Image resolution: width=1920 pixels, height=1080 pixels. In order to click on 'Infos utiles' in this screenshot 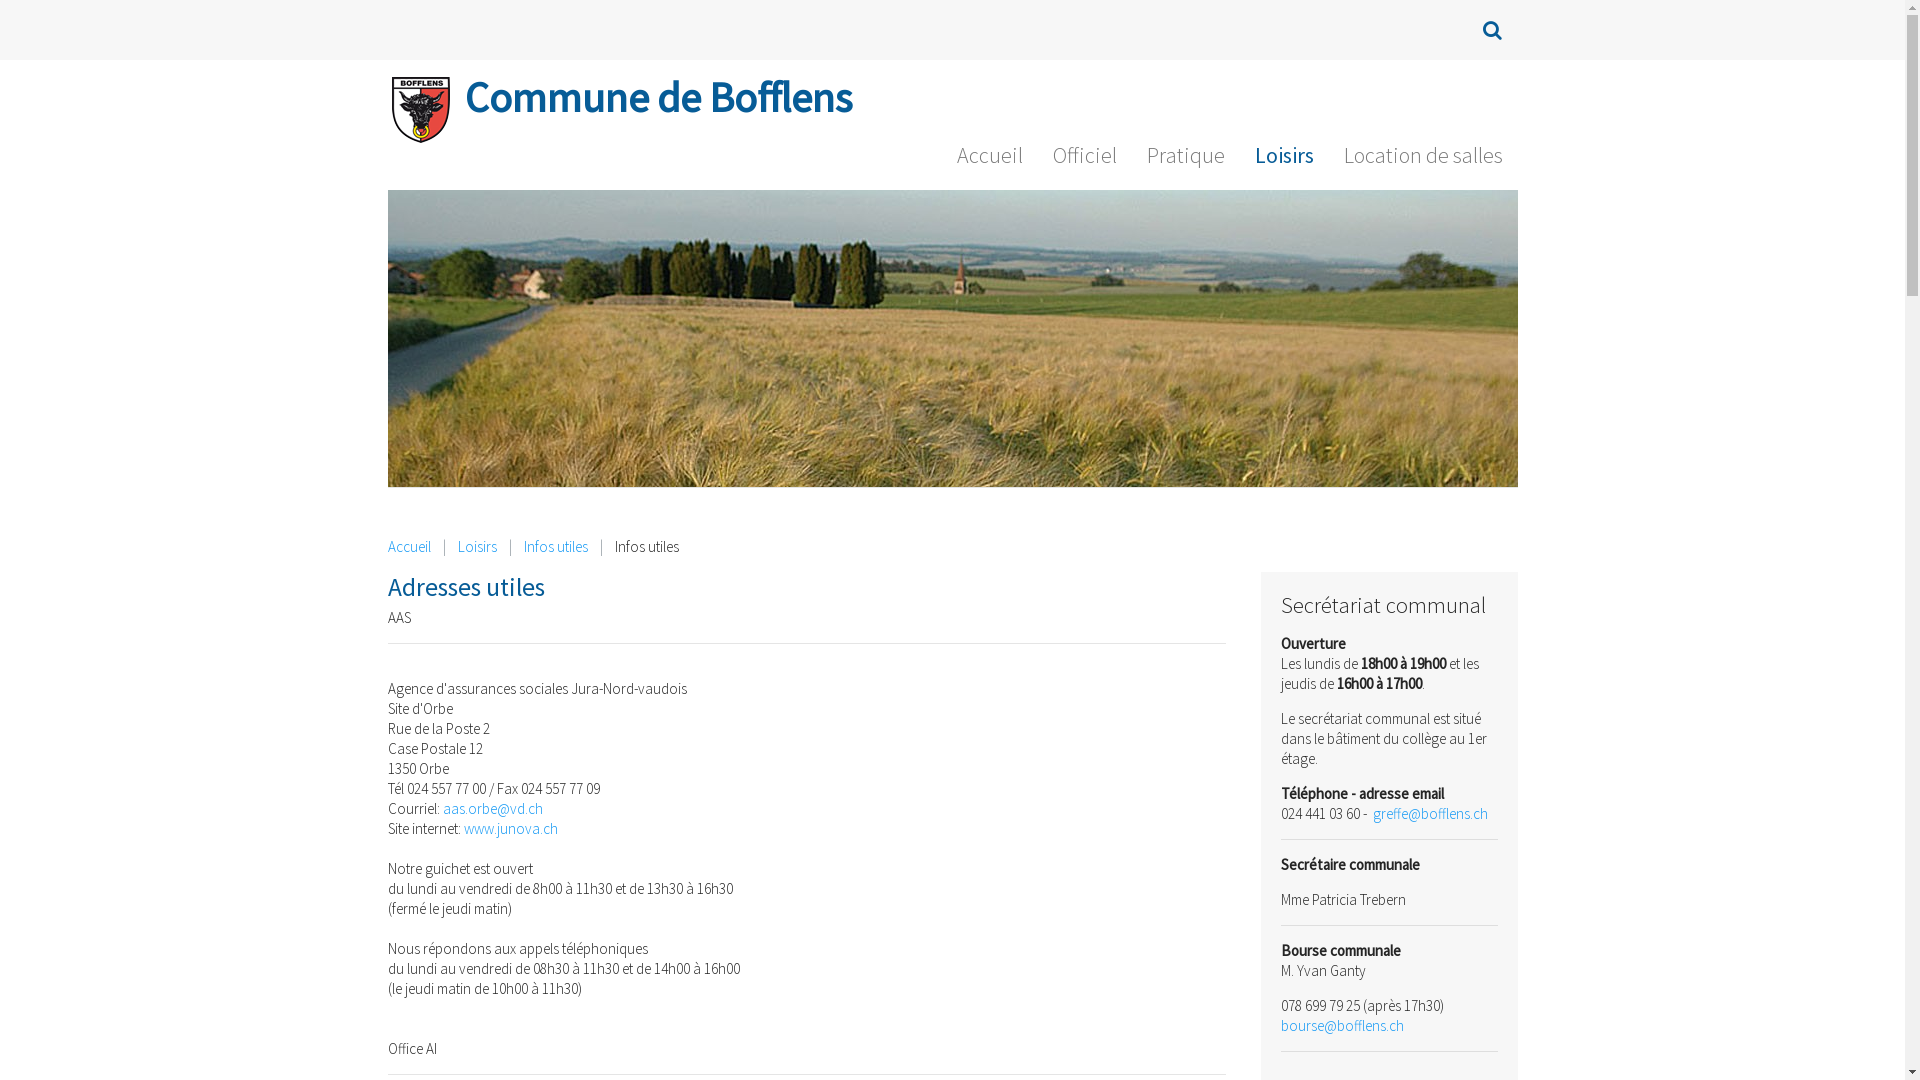, I will do `click(556, 547)`.